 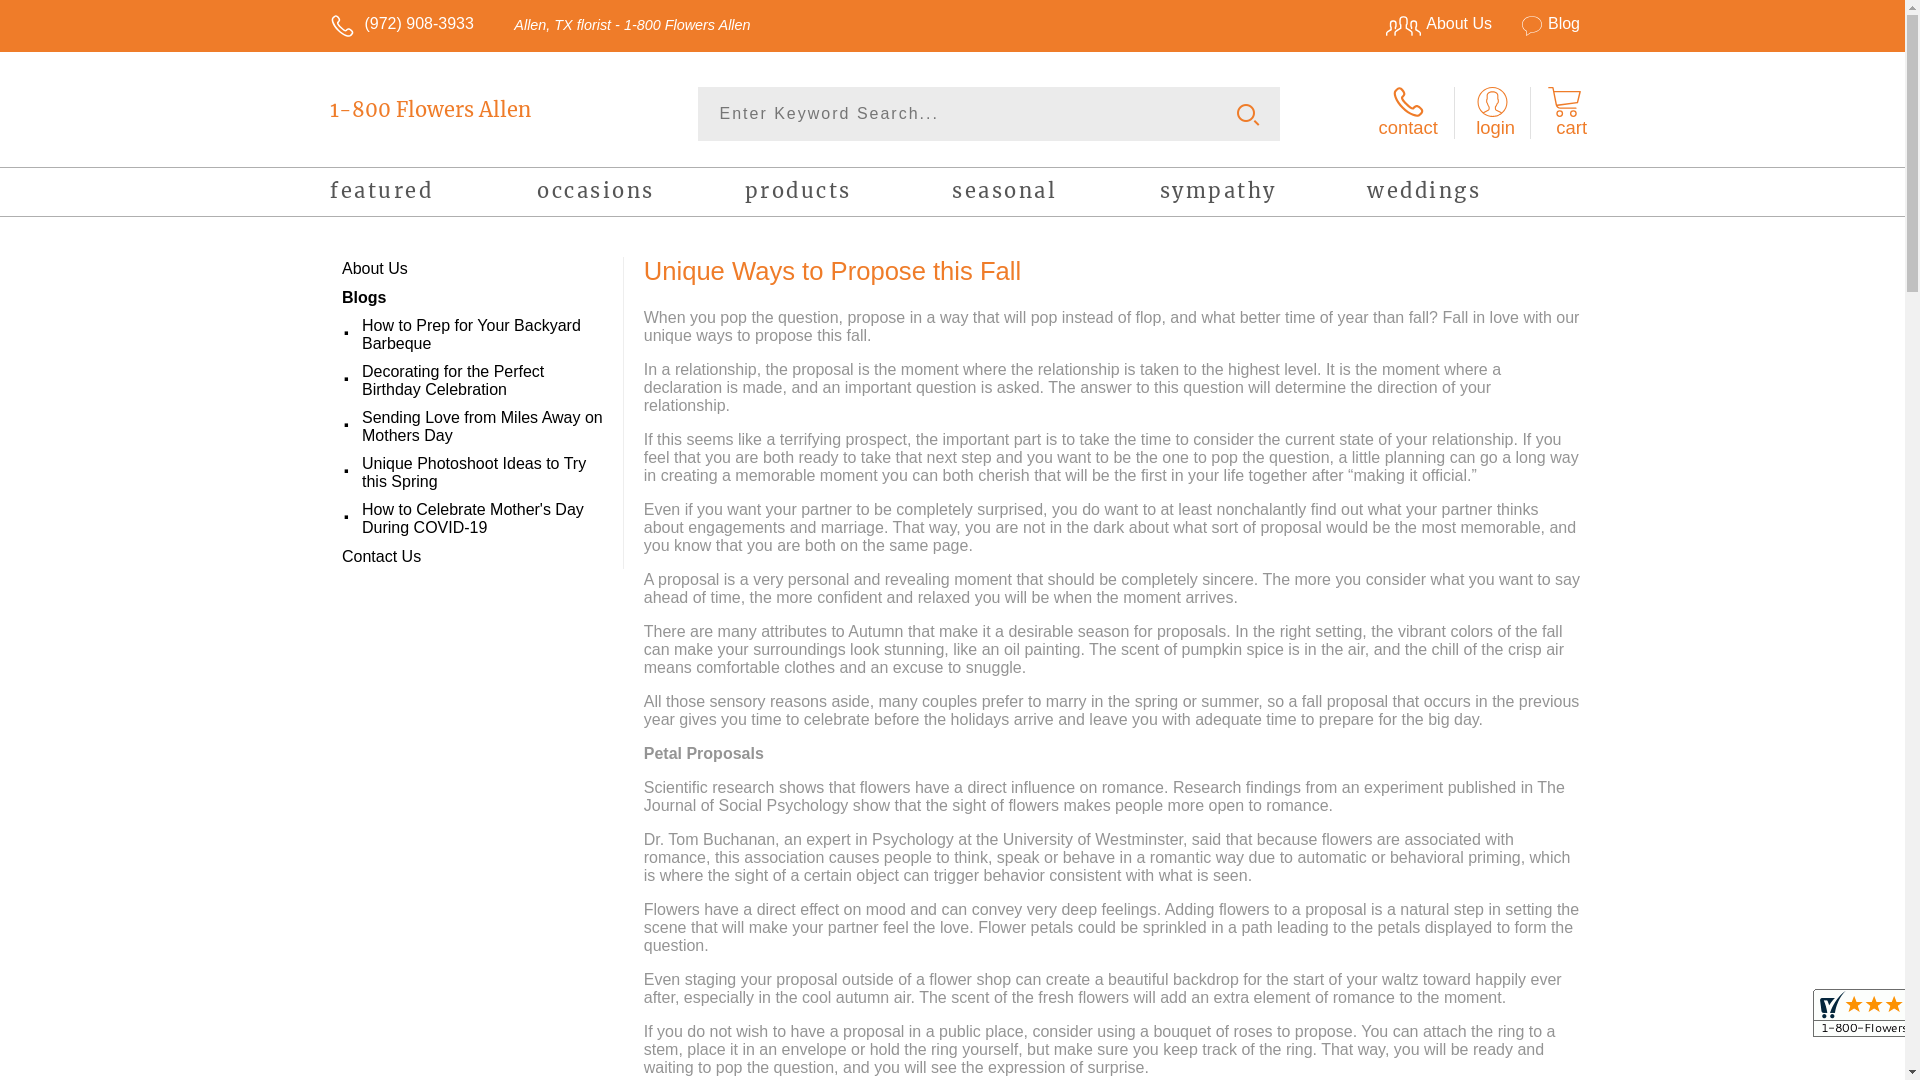 I want to click on 'How to Celebrate Mother's Day During COVID-19', so click(x=484, y=518).